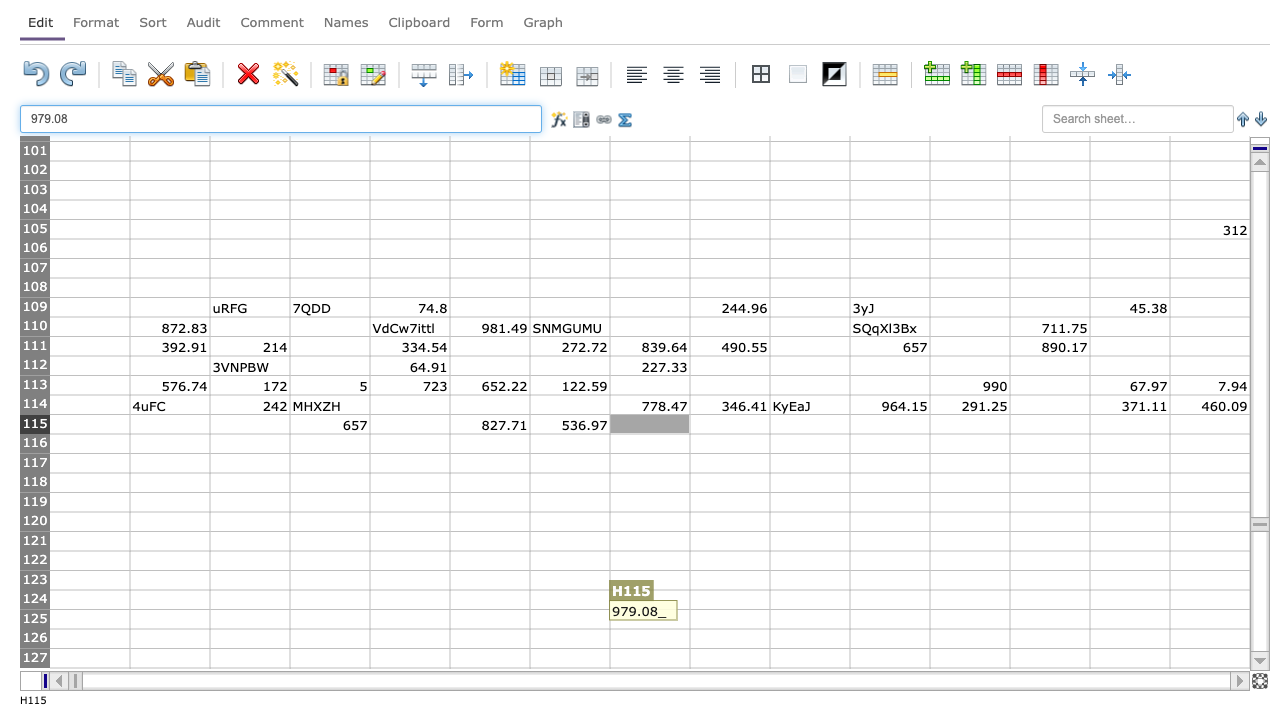 This screenshot has width=1280, height=720. What do you see at coordinates (809, 618) in the screenshot?
I see `J125` at bounding box center [809, 618].